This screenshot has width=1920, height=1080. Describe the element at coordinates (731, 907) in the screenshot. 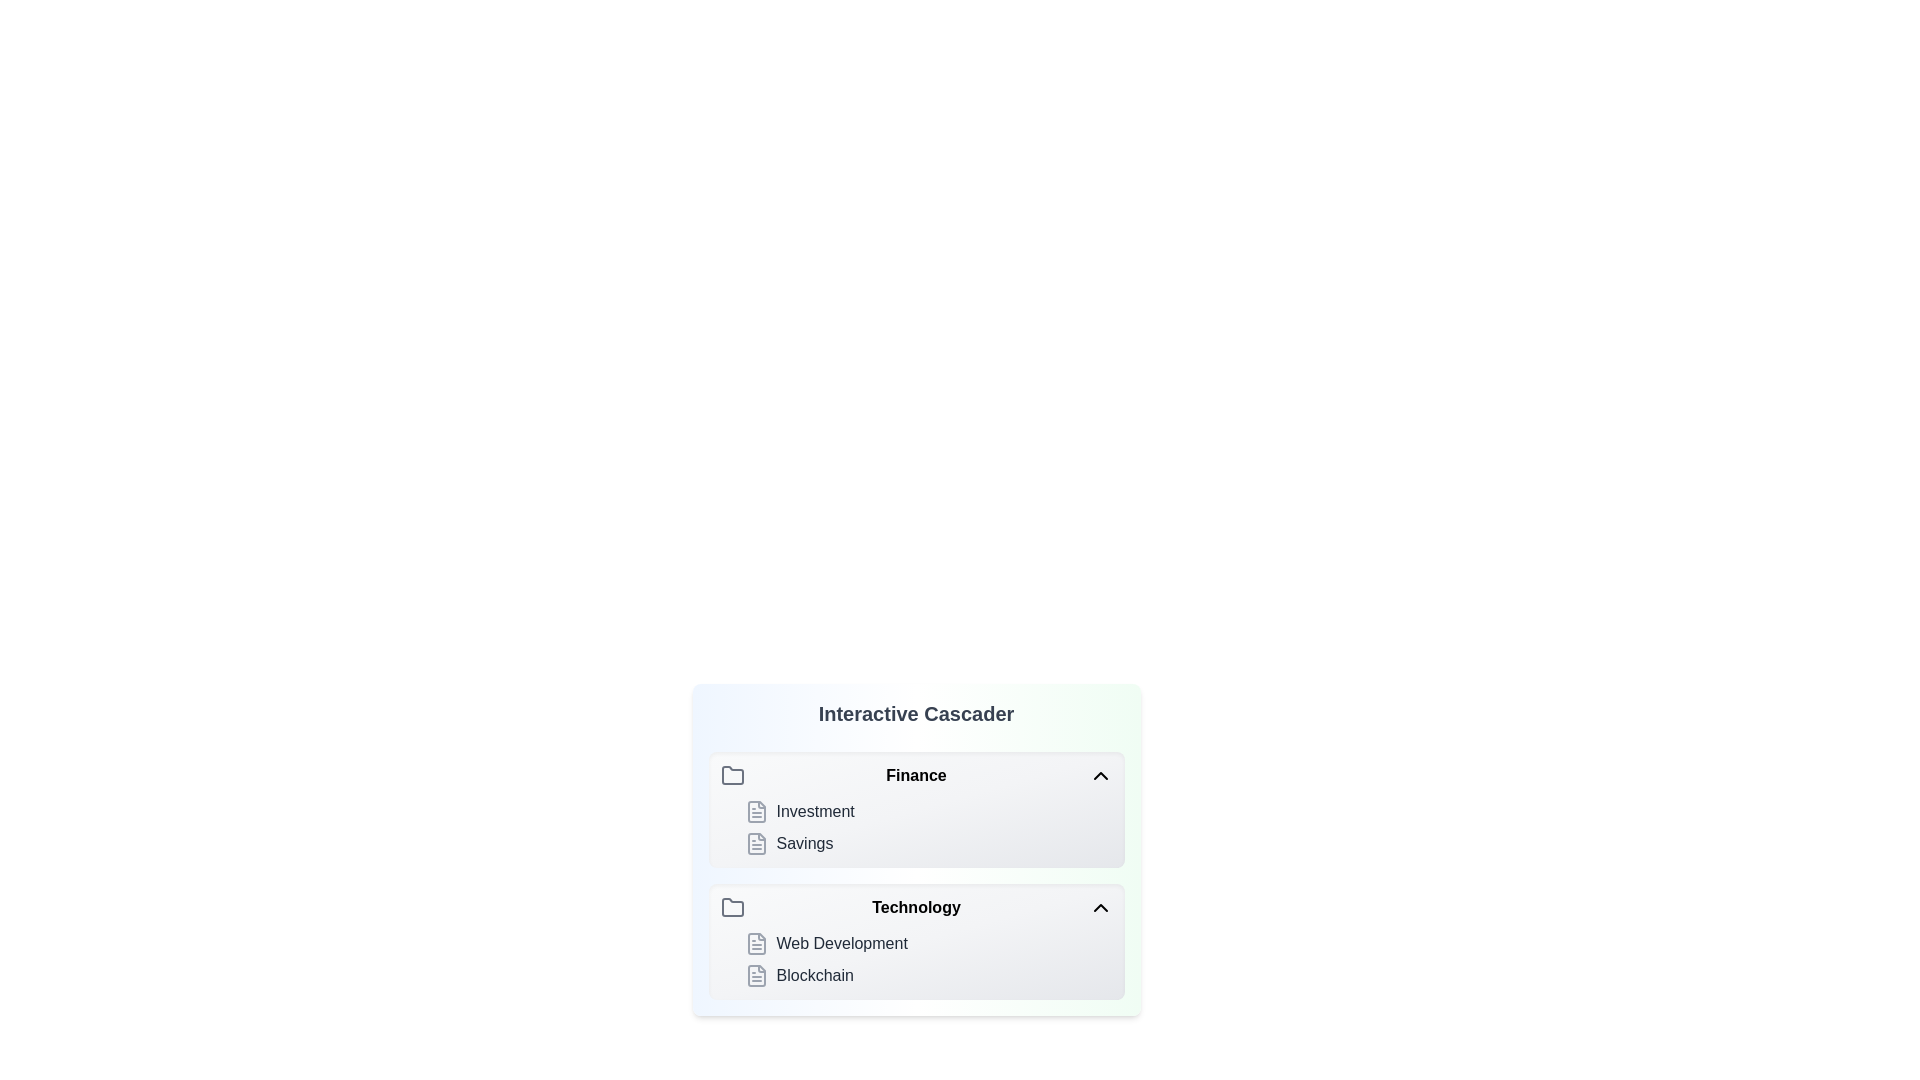

I see `the gray folder icon representing 'Technology', located in the bottom section of a two-part list, to the left of the label` at that location.